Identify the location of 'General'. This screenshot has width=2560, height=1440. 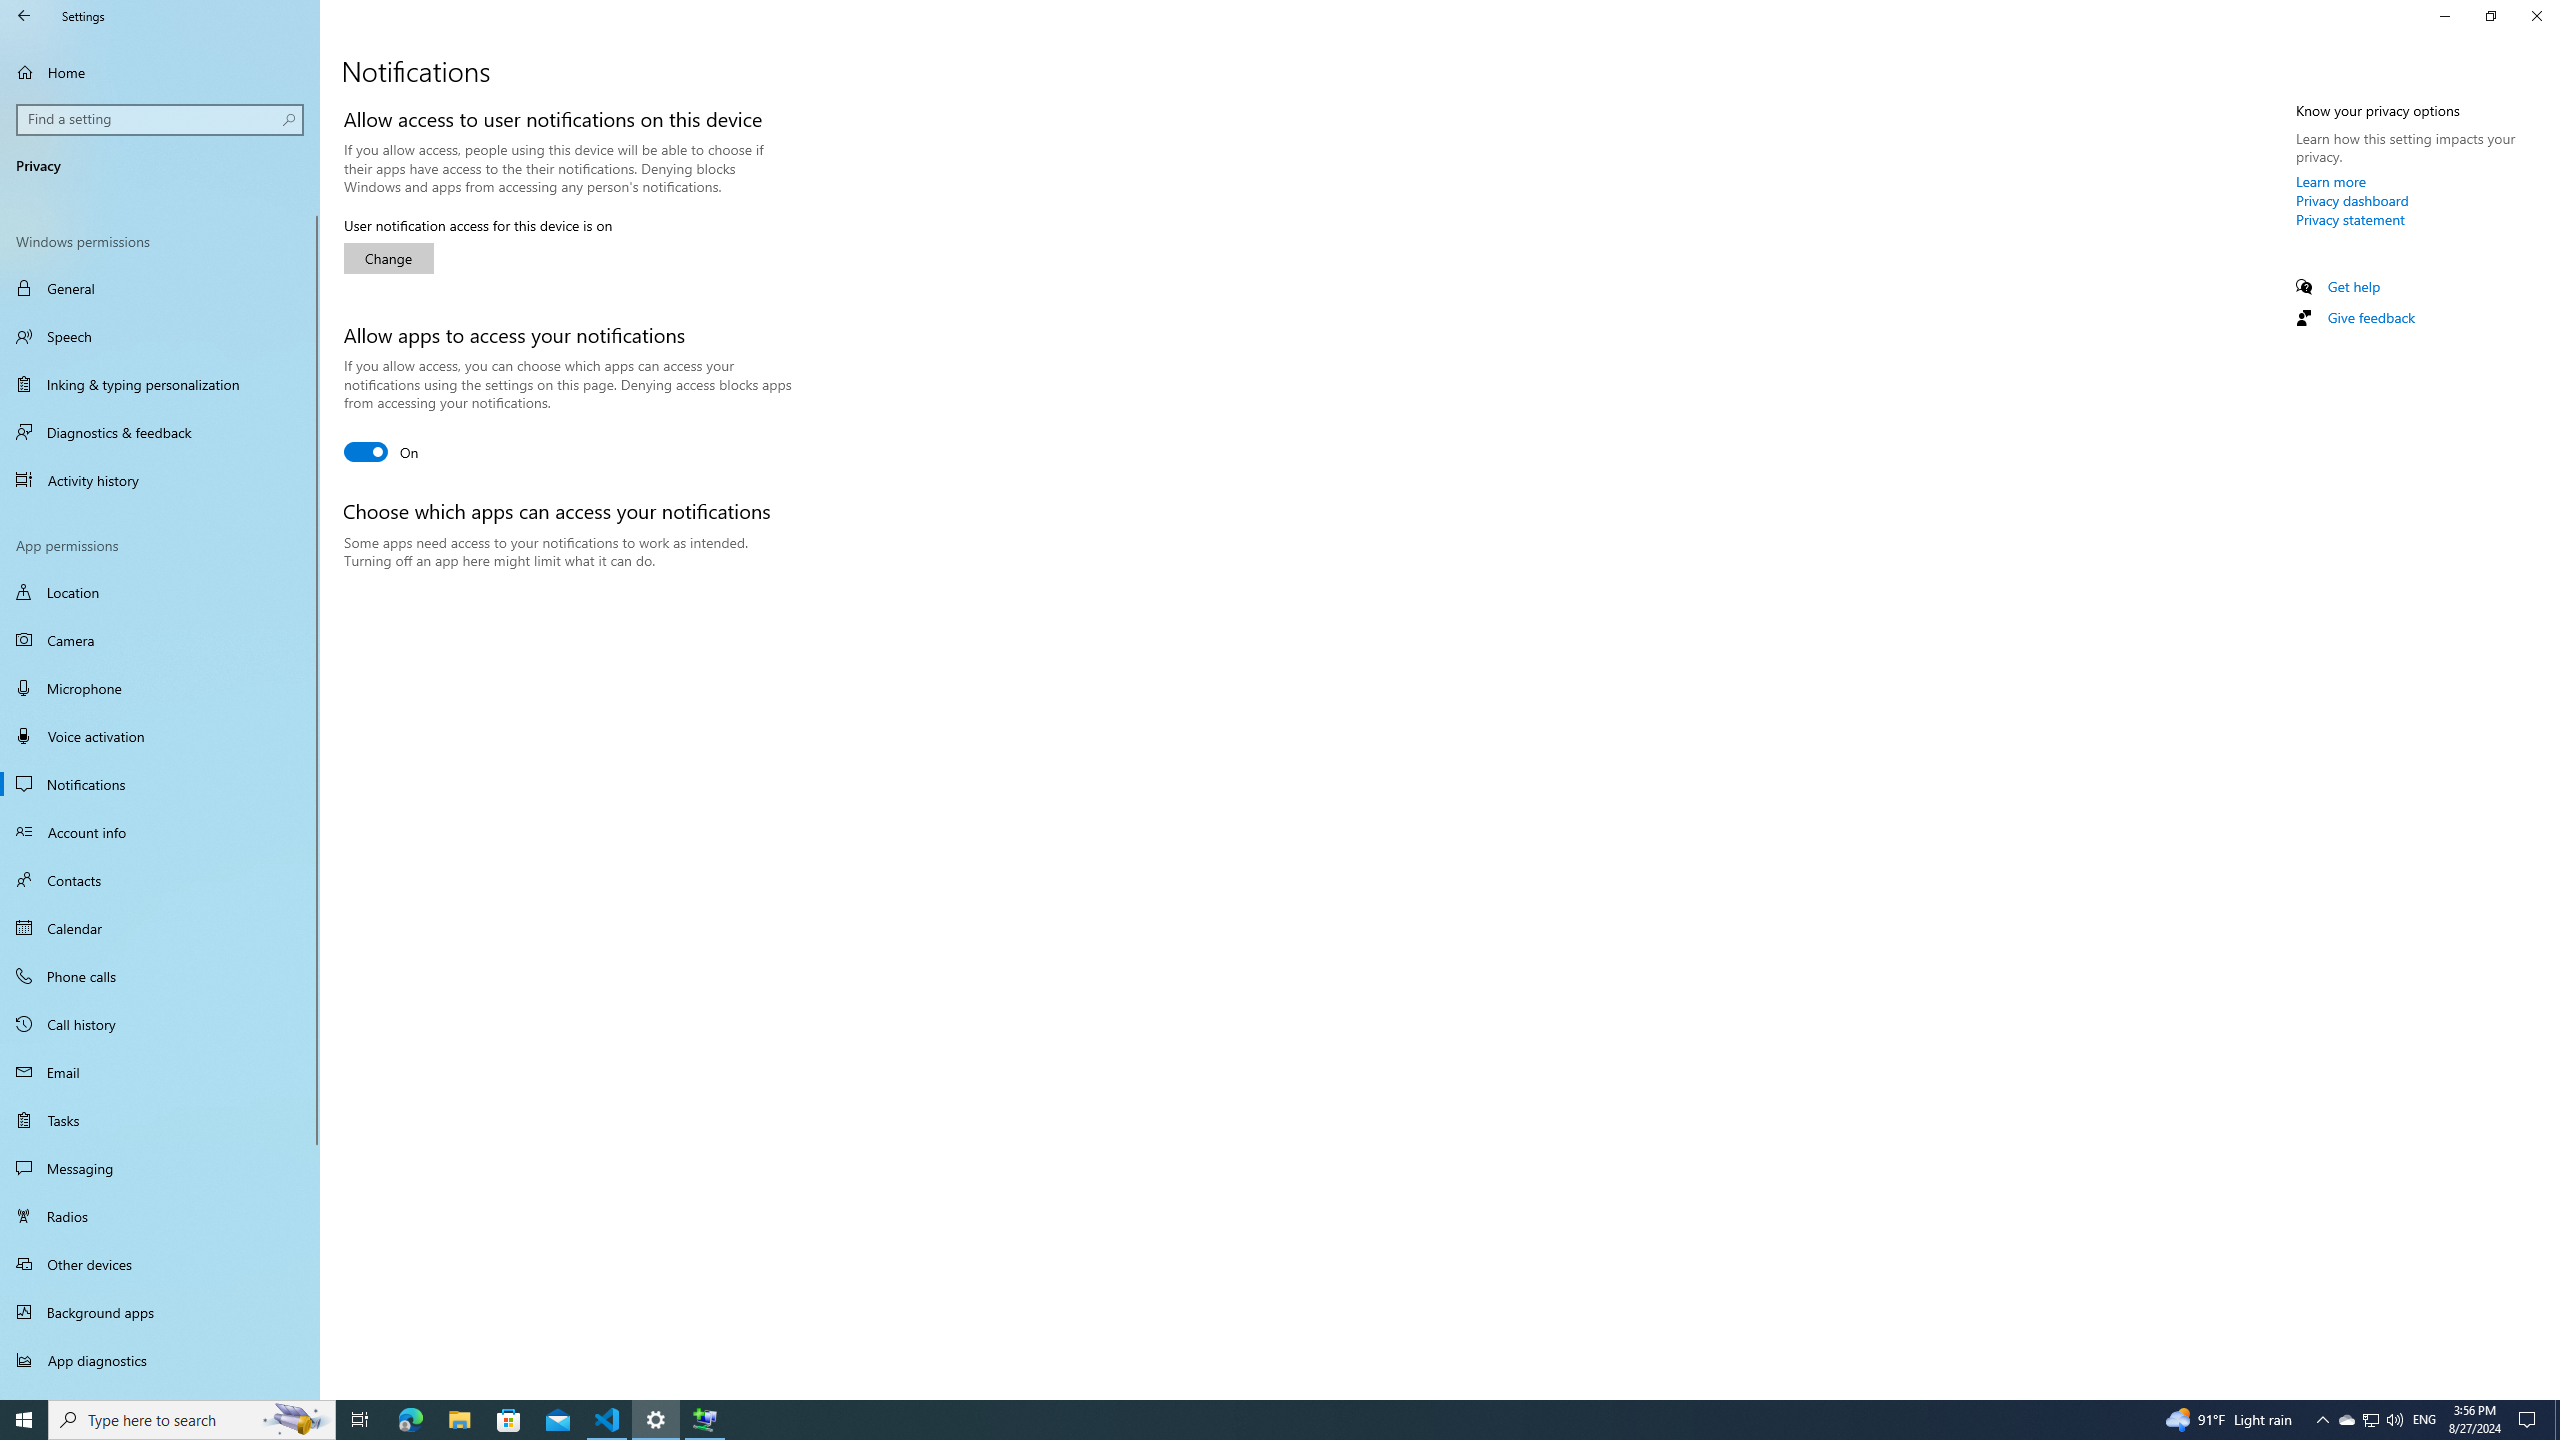
(159, 287).